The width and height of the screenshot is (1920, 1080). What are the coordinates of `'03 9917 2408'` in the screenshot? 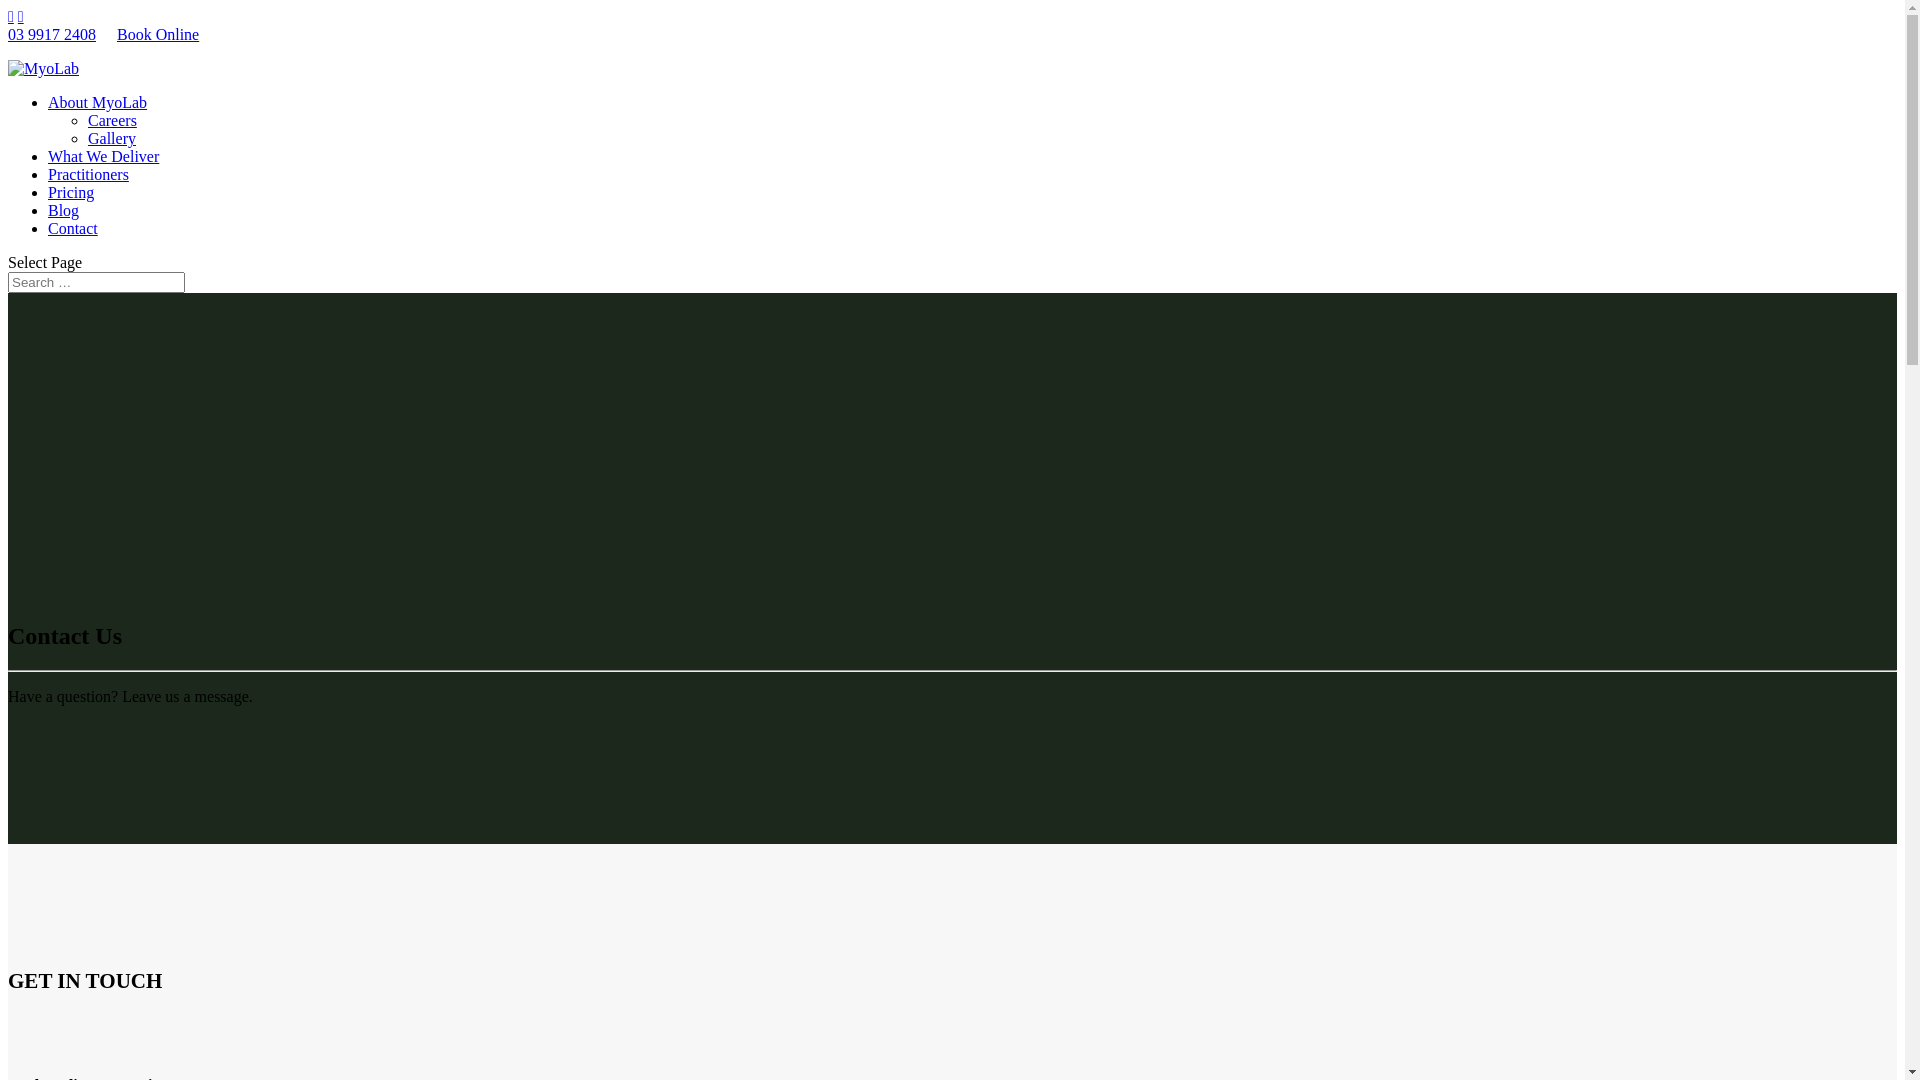 It's located at (52, 34).